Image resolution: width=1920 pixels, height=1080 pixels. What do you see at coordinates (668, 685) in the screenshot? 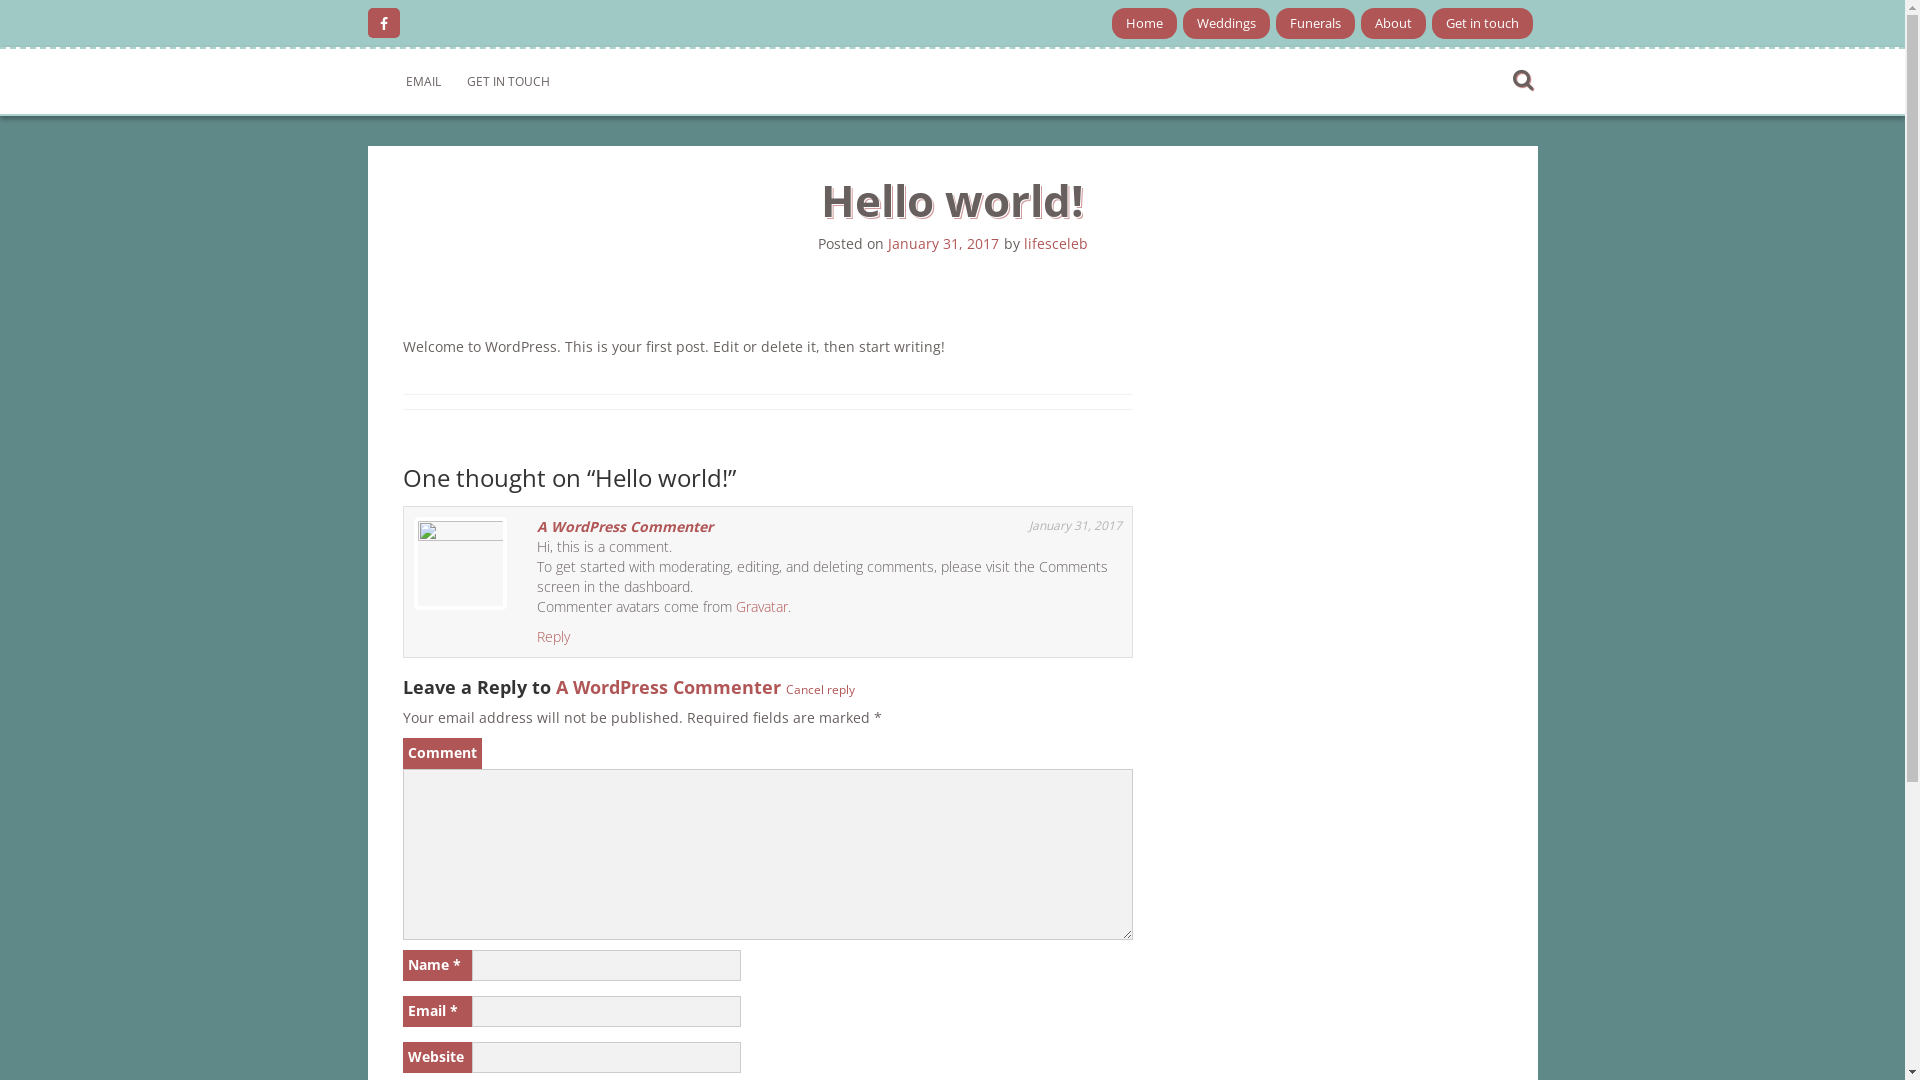
I see `'A WordPress Commenter'` at bounding box center [668, 685].